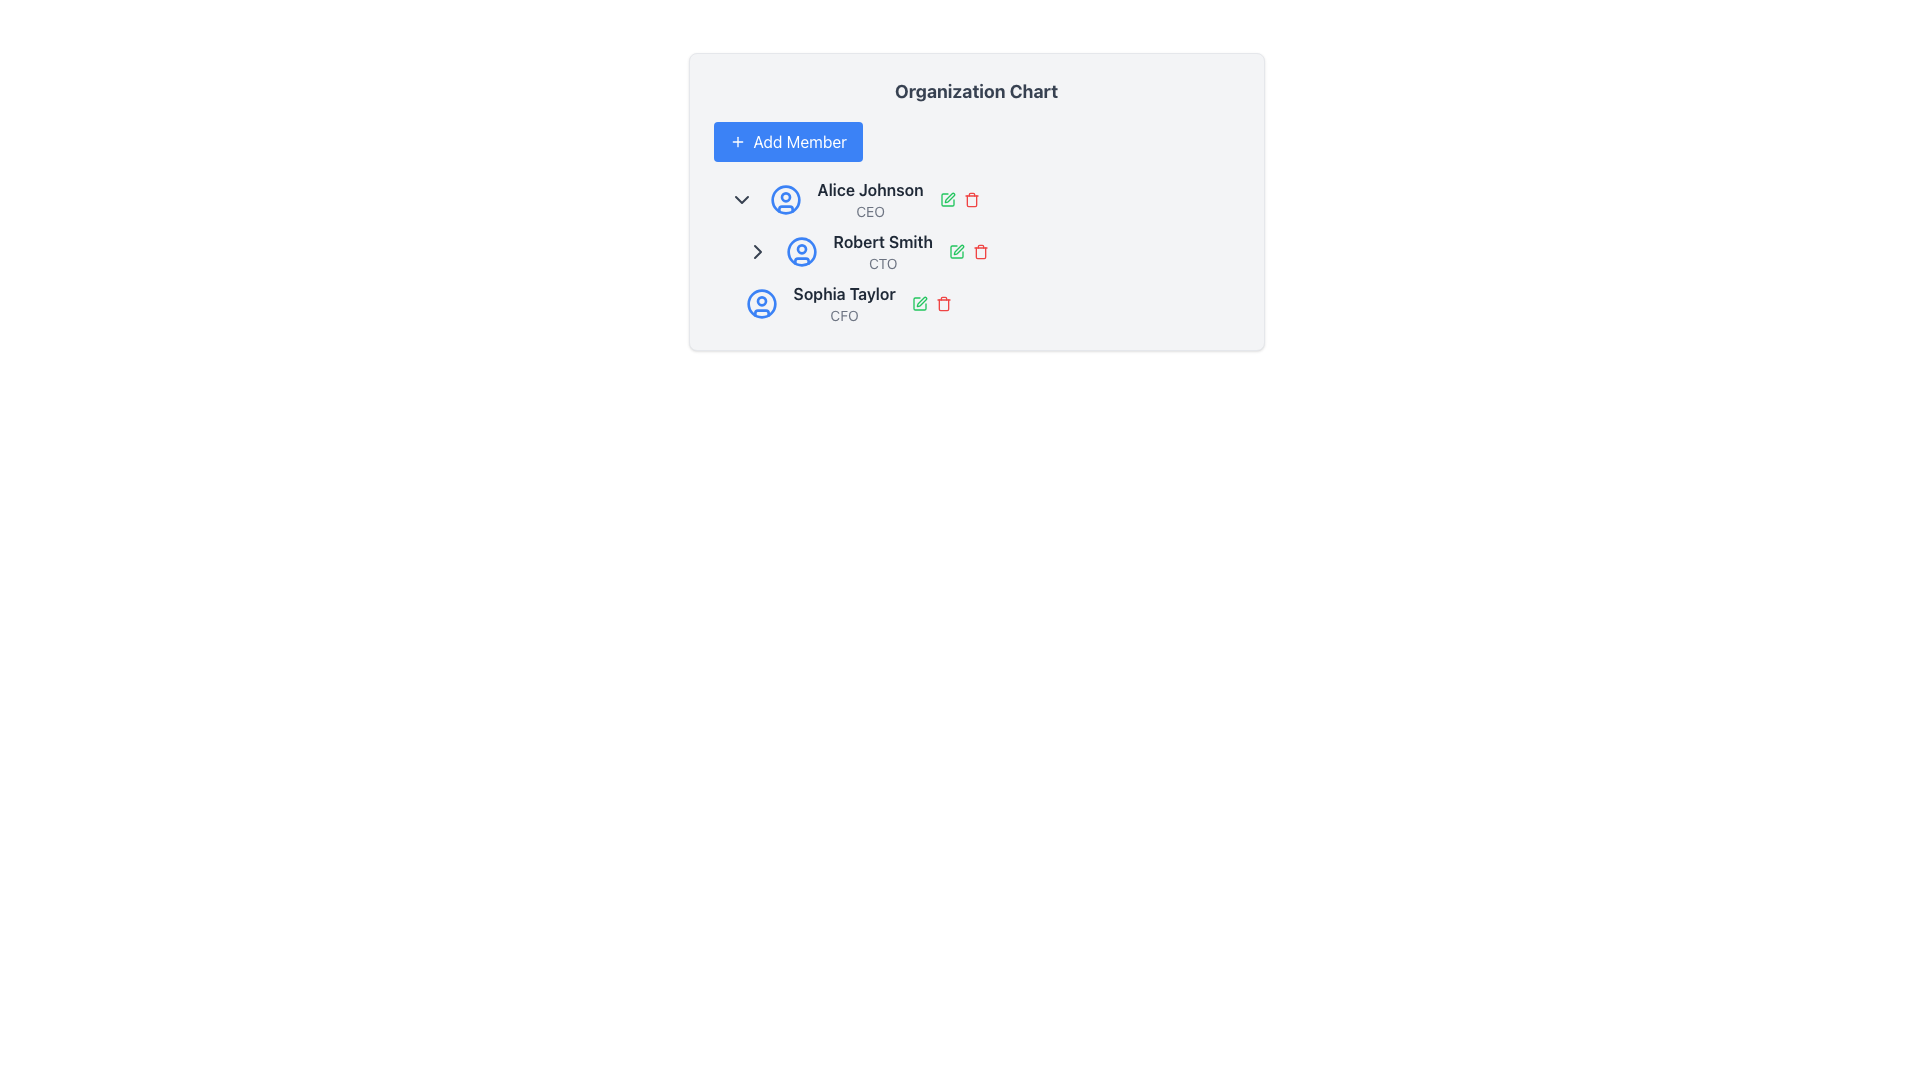 The height and width of the screenshot is (1080, 1920). I want to click on the 'Add Member' button, which is a blue rectangular button with white text and a '+' icon, positioned below the 'Organization Chart' title, so click(787, 141).